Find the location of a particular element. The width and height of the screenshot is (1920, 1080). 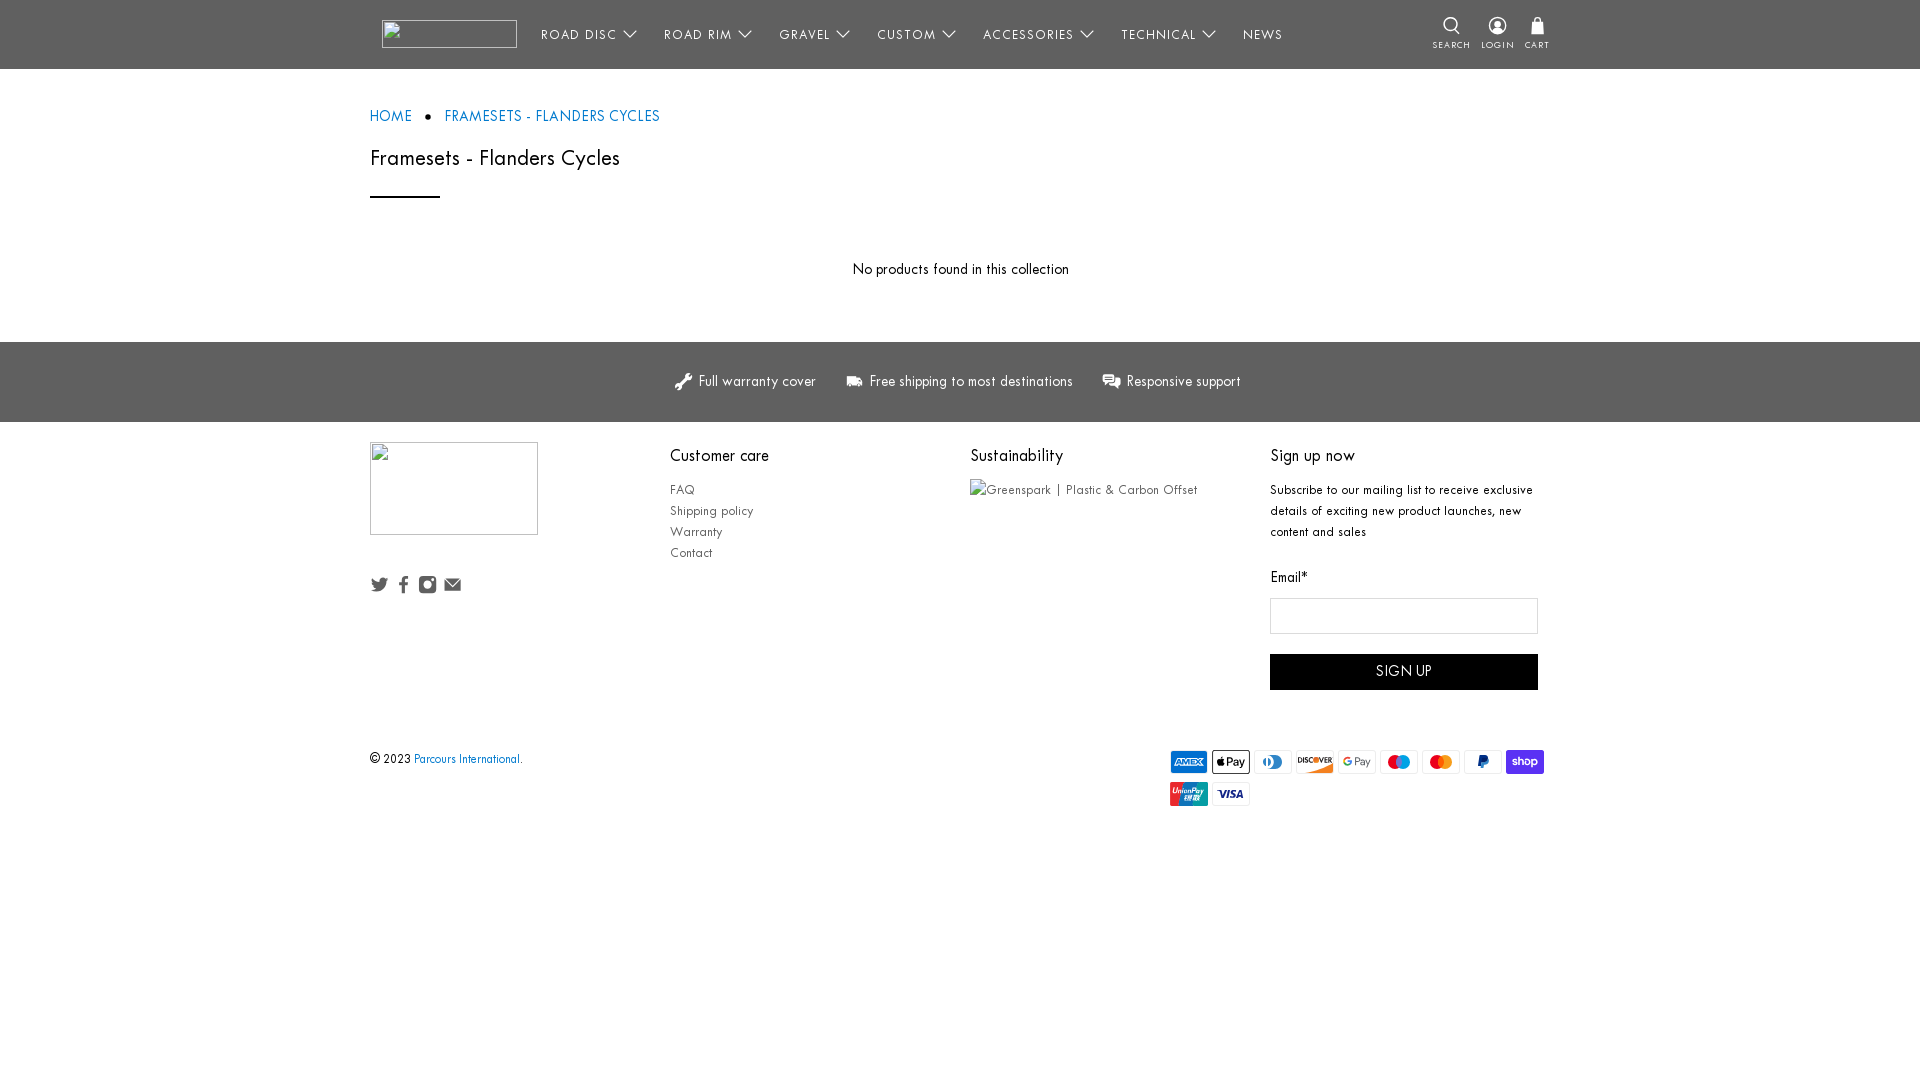

'Parcours International' is located at coordinates (465, 759).